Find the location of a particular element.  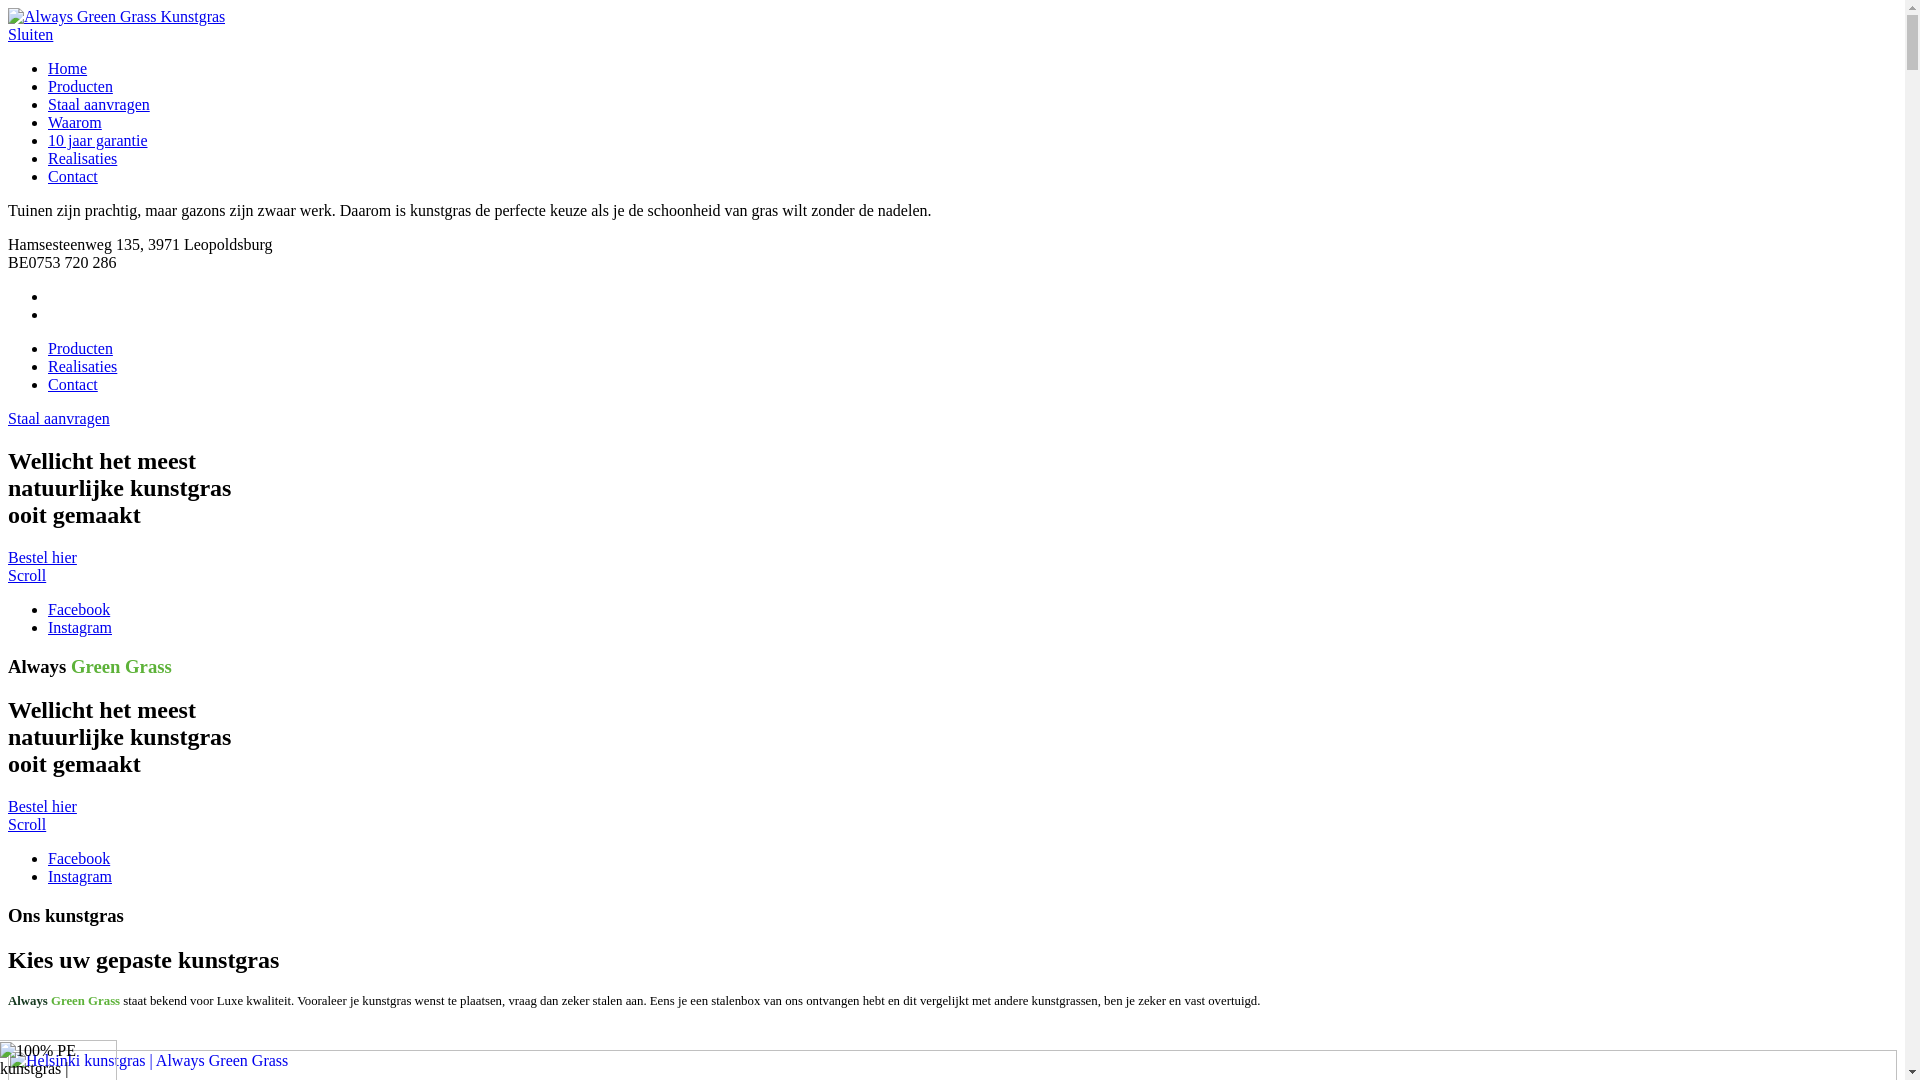

'Home' is located at coordinates (67, 67).